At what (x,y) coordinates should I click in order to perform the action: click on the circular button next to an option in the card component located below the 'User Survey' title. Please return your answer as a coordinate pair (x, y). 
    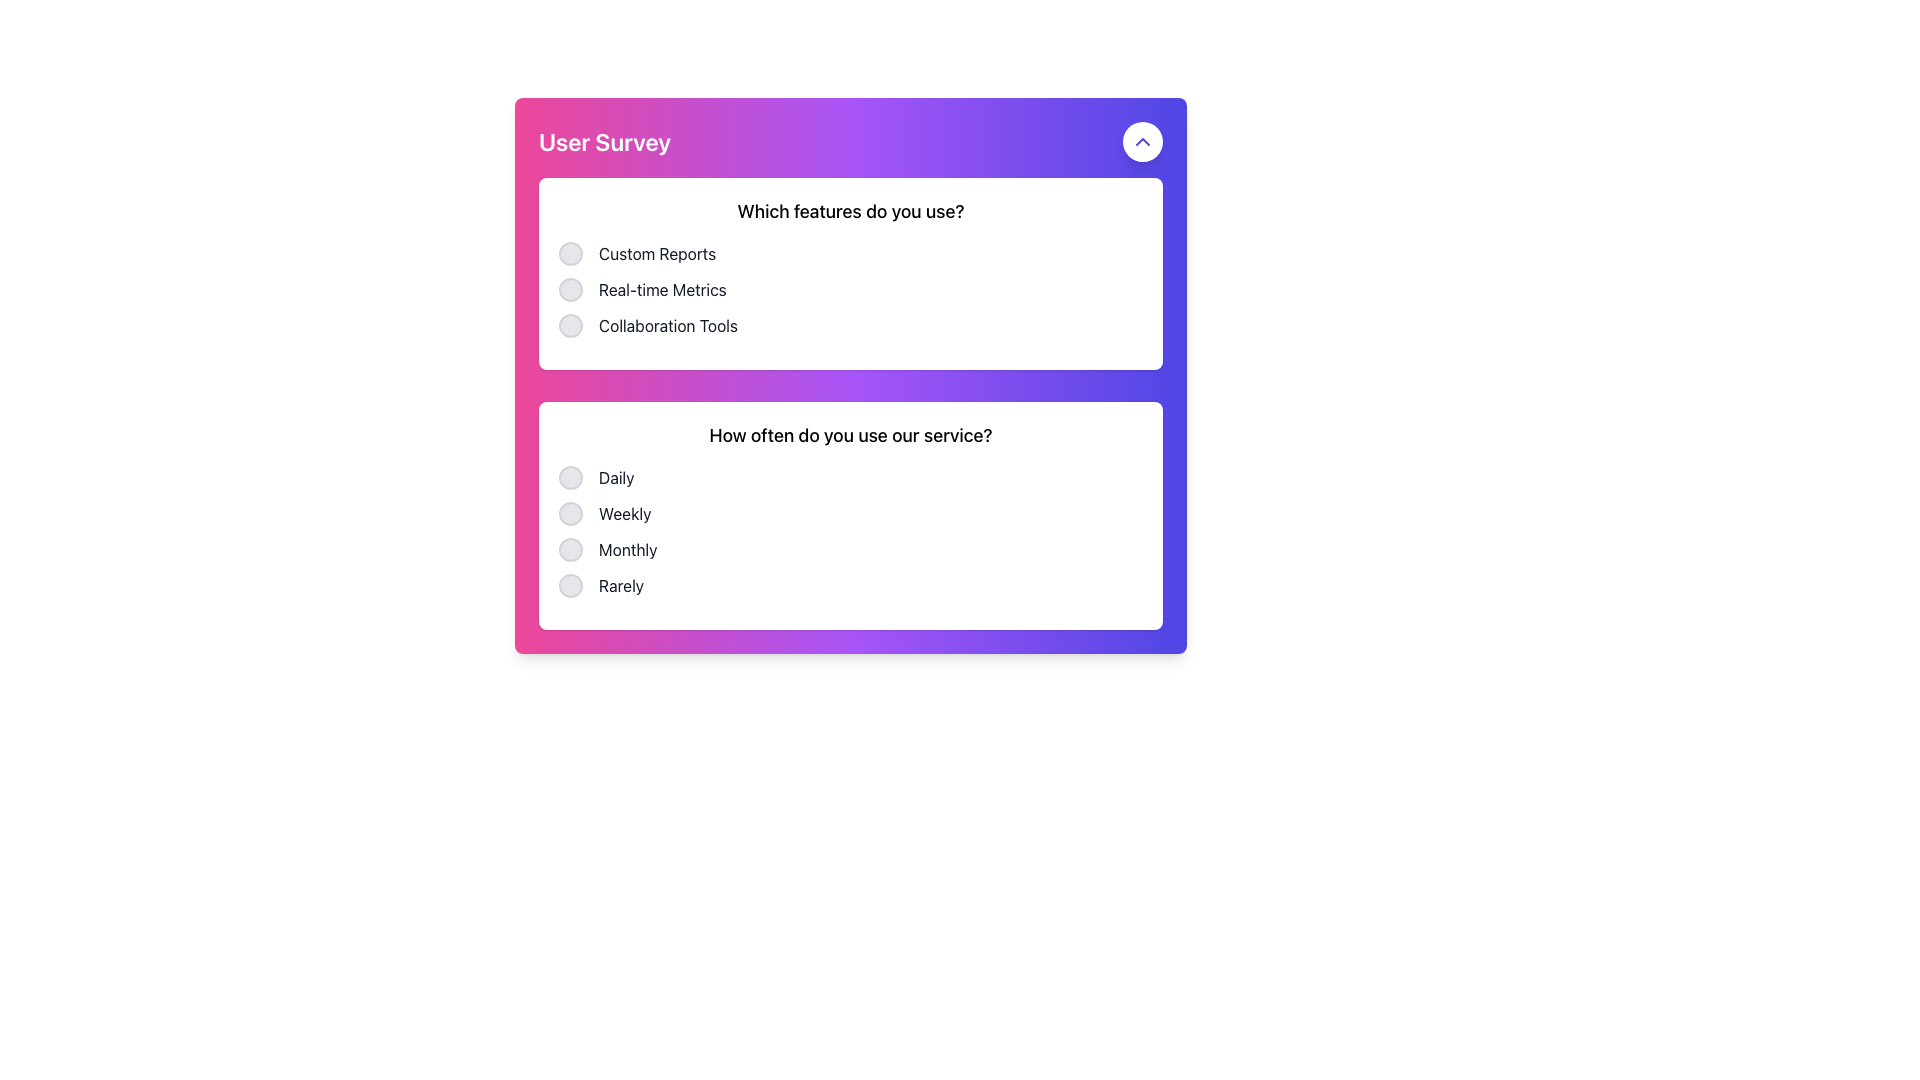
    Looking at the image, I should click on (850, 273).